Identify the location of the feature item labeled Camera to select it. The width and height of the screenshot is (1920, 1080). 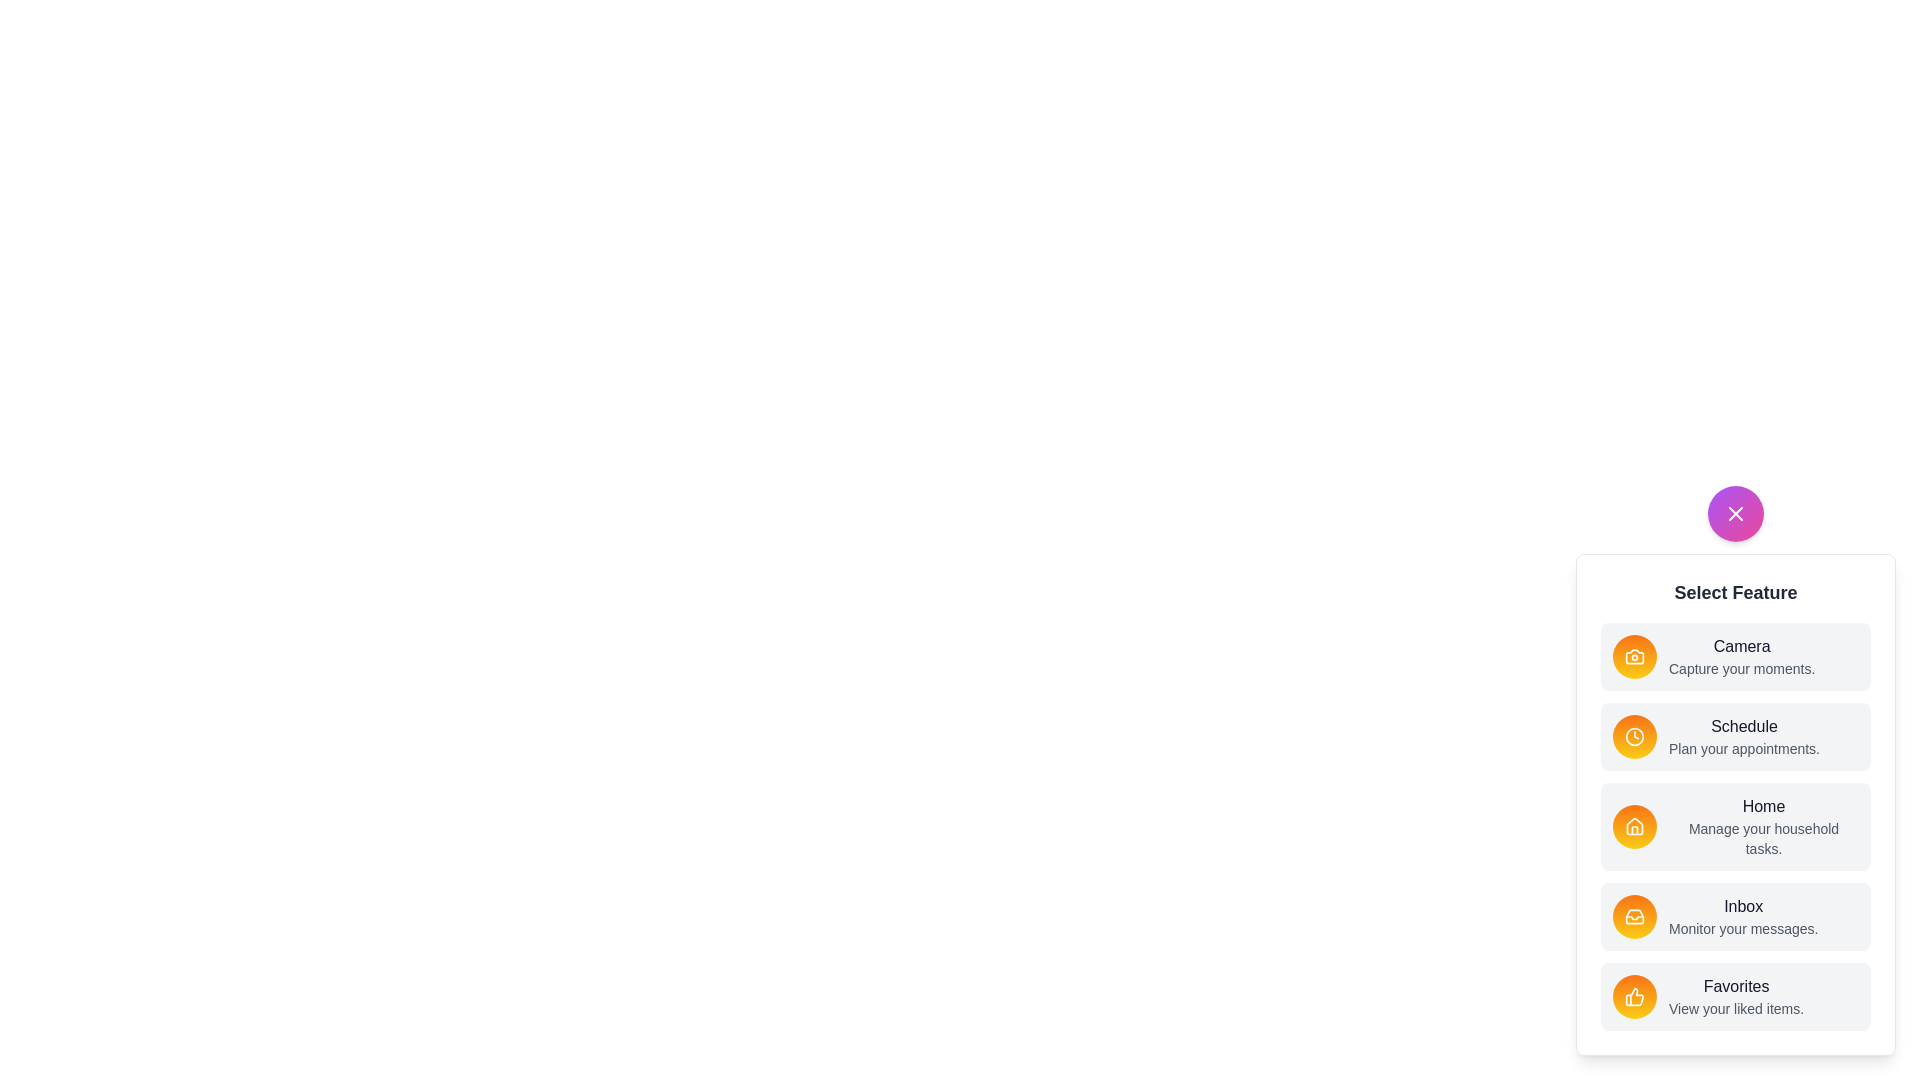
(1735, 656).